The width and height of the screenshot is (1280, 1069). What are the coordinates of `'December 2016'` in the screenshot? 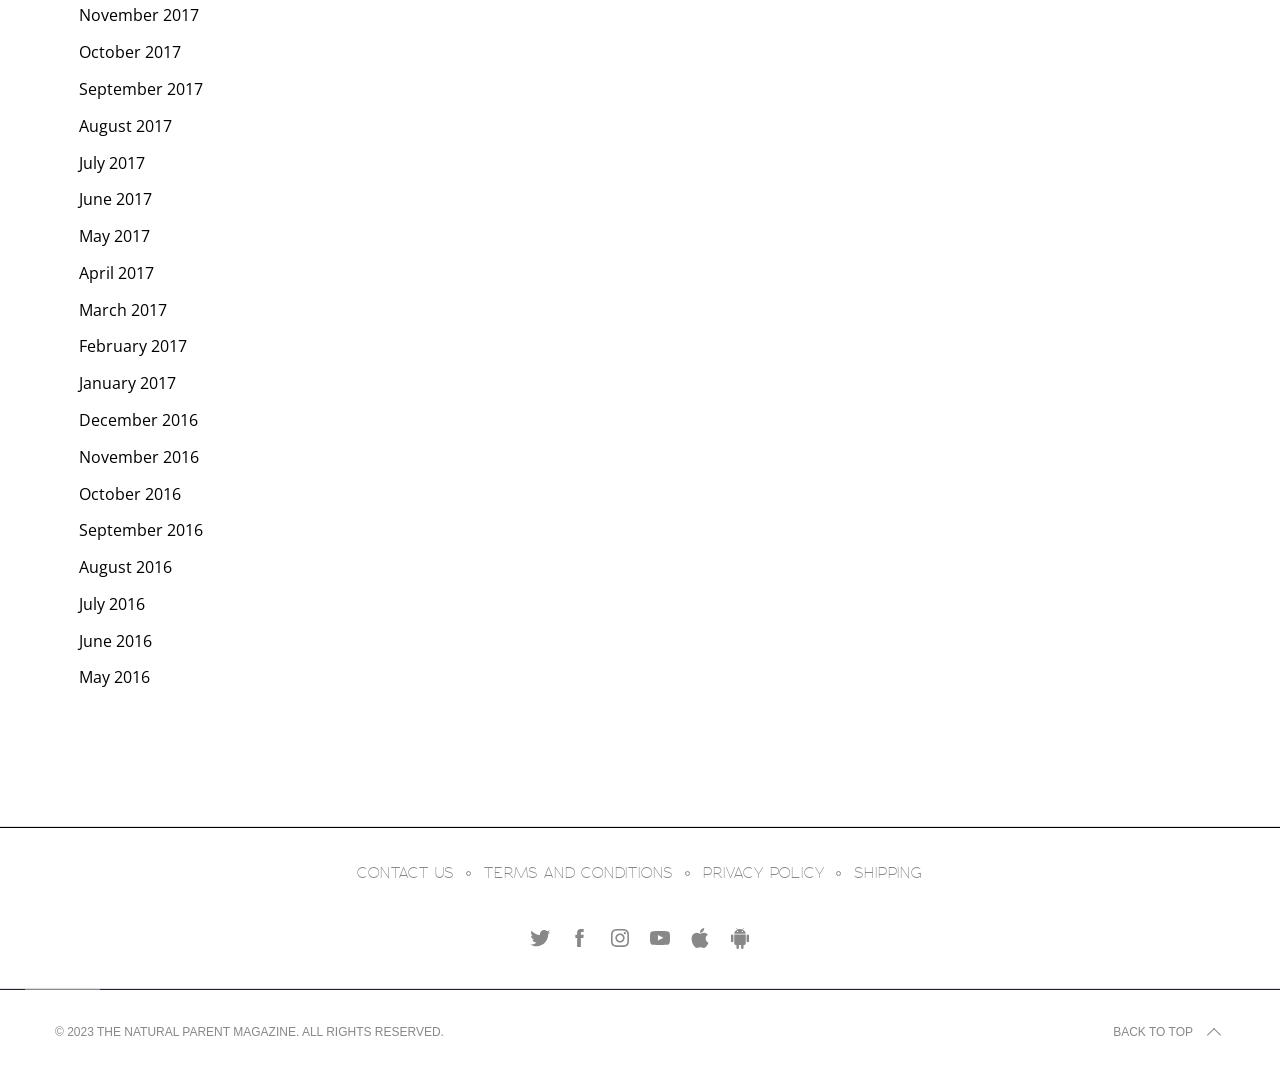 It's located at (137, 419).